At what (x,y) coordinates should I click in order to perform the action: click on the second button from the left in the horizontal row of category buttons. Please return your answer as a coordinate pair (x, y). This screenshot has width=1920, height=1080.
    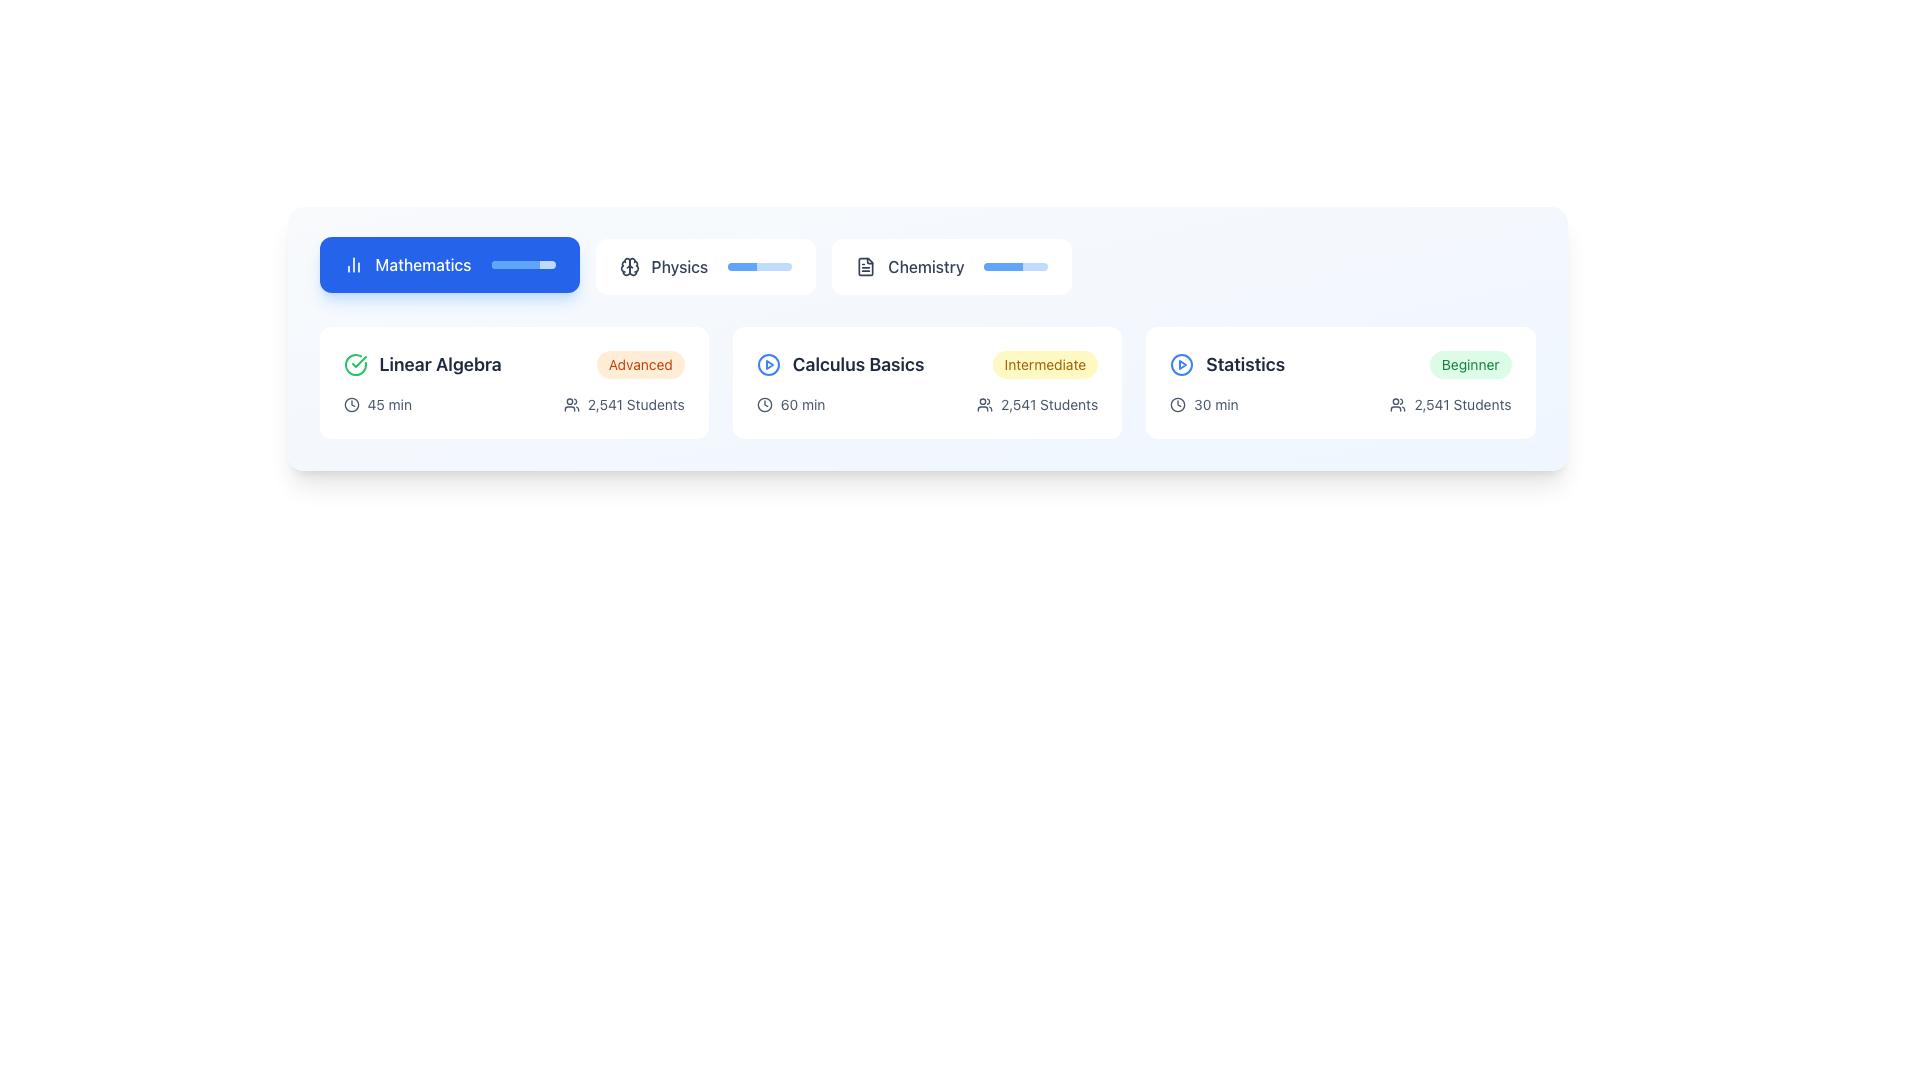
    Looking at the image, I should click on (705, 265).